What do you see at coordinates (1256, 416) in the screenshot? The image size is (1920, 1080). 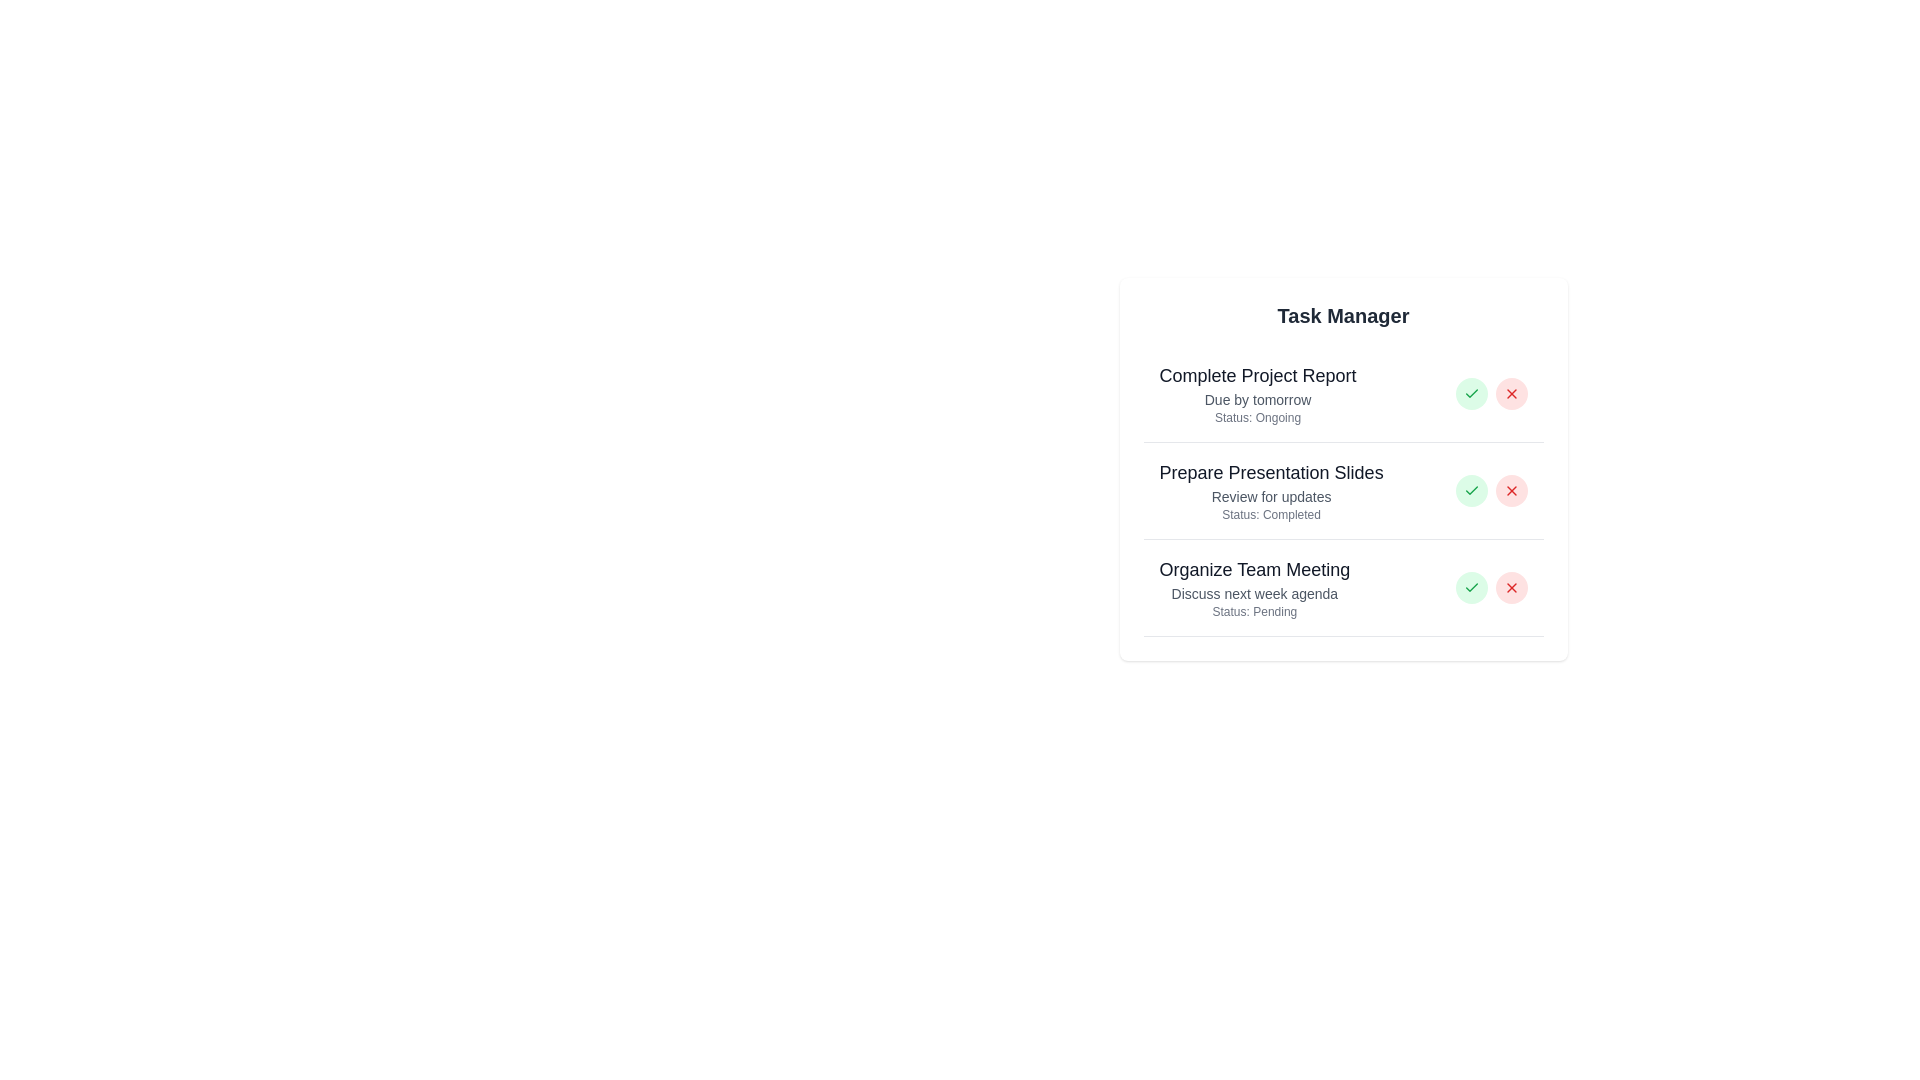 I see `the text label that displays 'Status: ongoing', which is styled in light gray and is located beneath the 'Due by tomorrow' subtitle in the 'Complete Project Report' task section` at bounding box center [1256, 416].